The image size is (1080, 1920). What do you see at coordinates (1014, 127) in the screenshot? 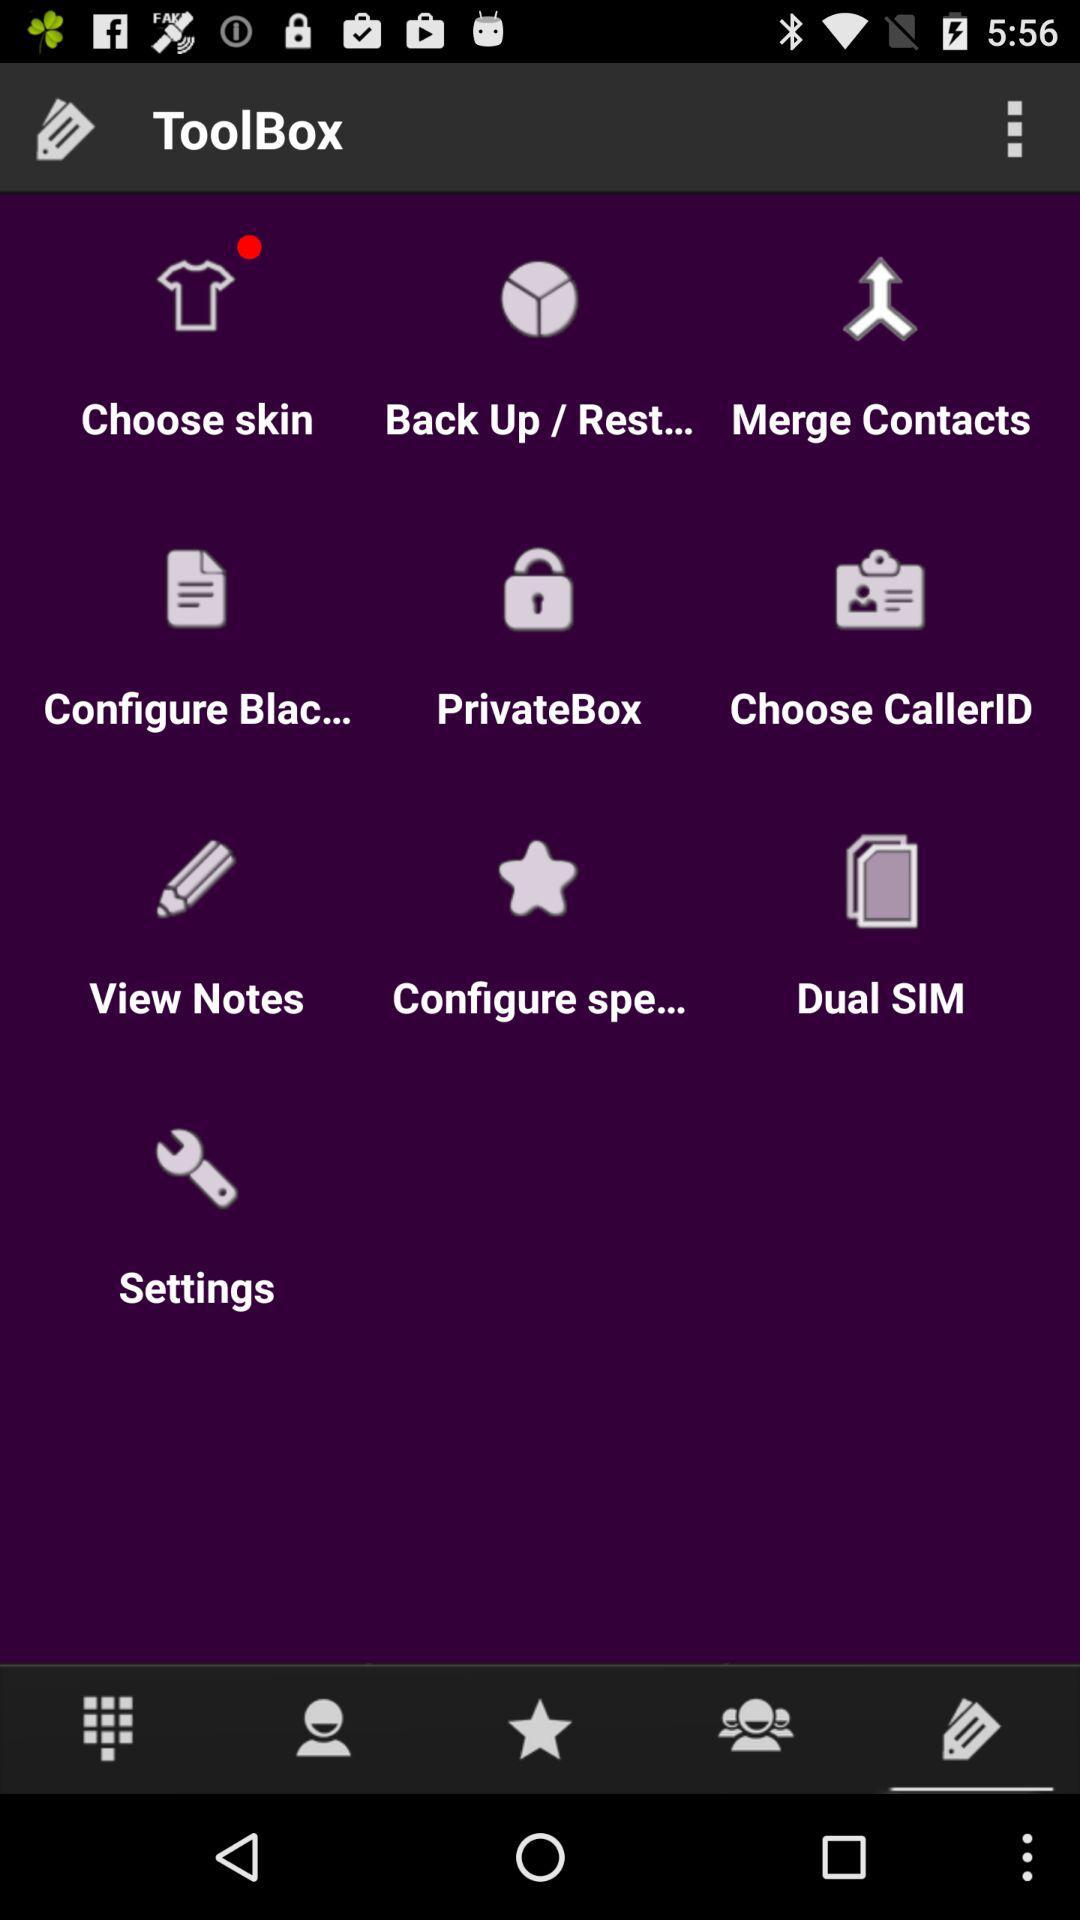
I see `show more options` at bounding box center [1014, 127].